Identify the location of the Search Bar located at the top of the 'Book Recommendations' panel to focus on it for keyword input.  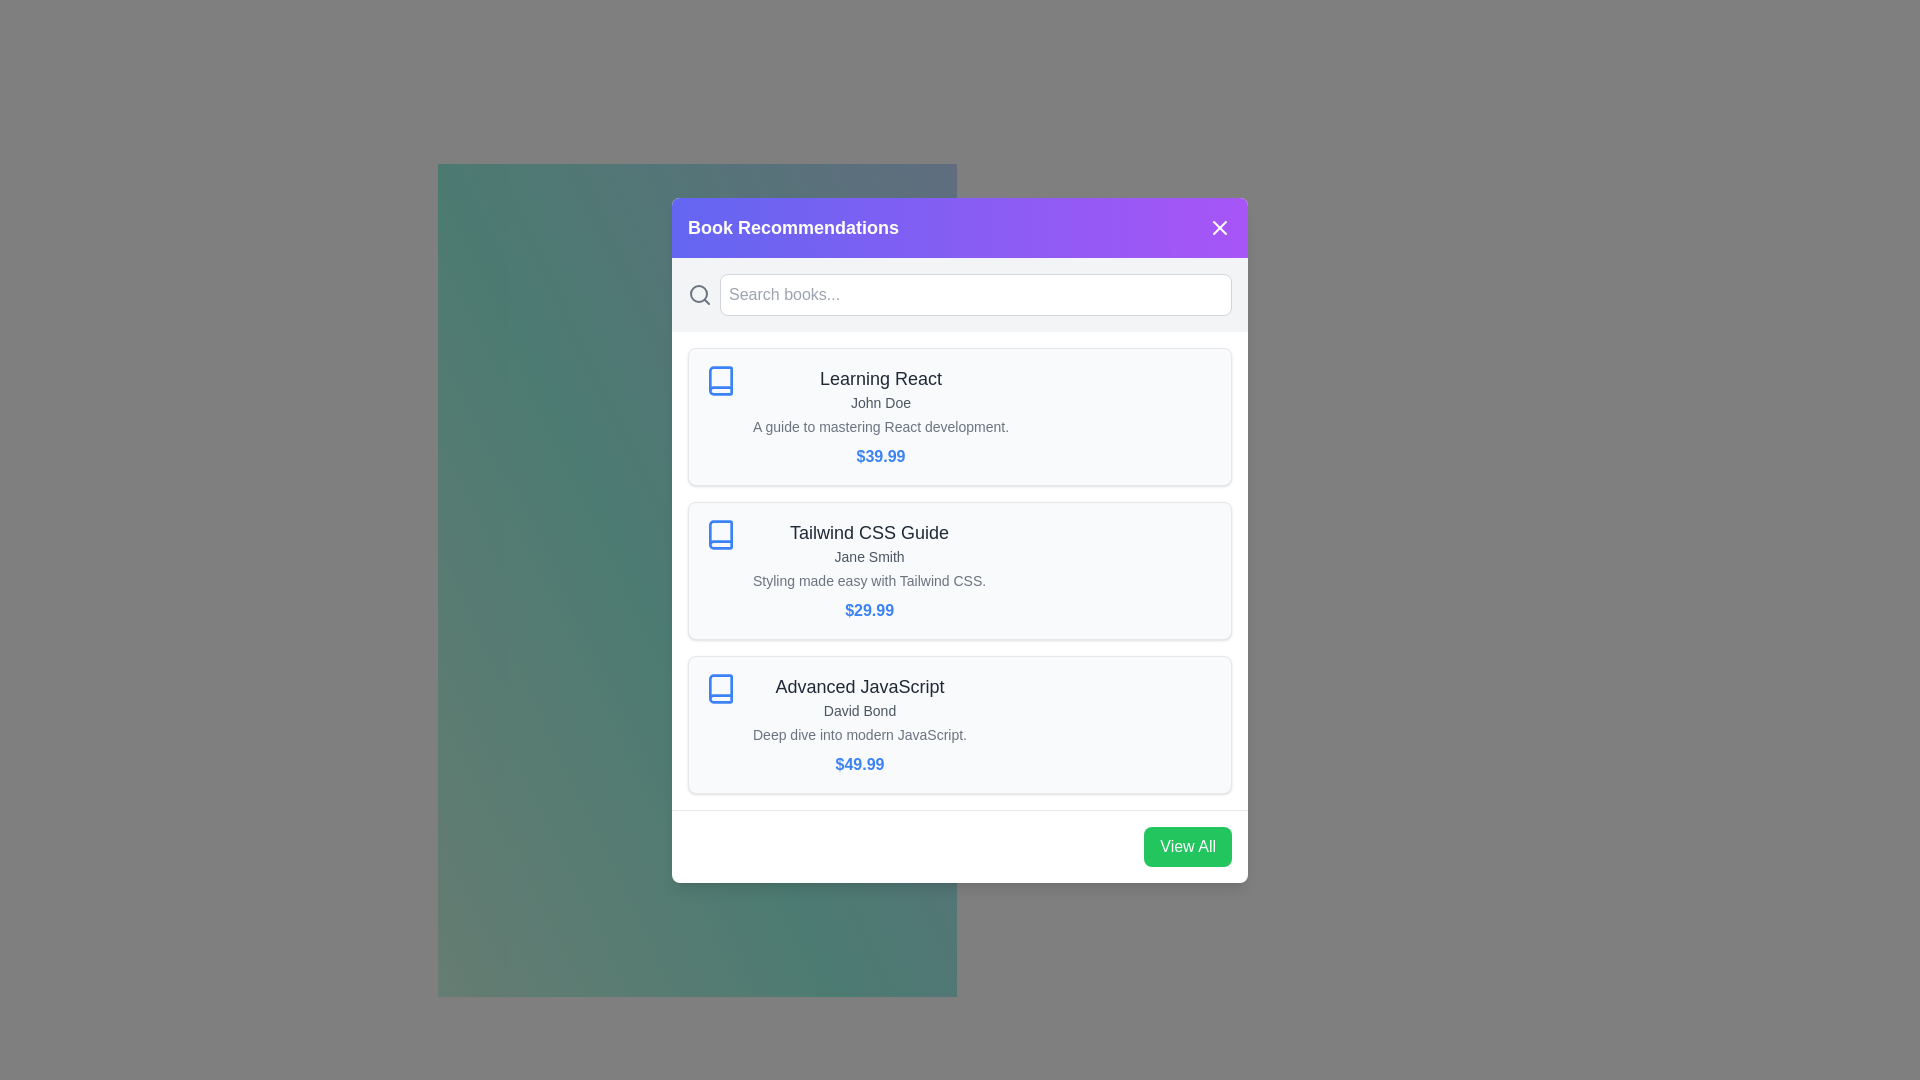
(960, 293).